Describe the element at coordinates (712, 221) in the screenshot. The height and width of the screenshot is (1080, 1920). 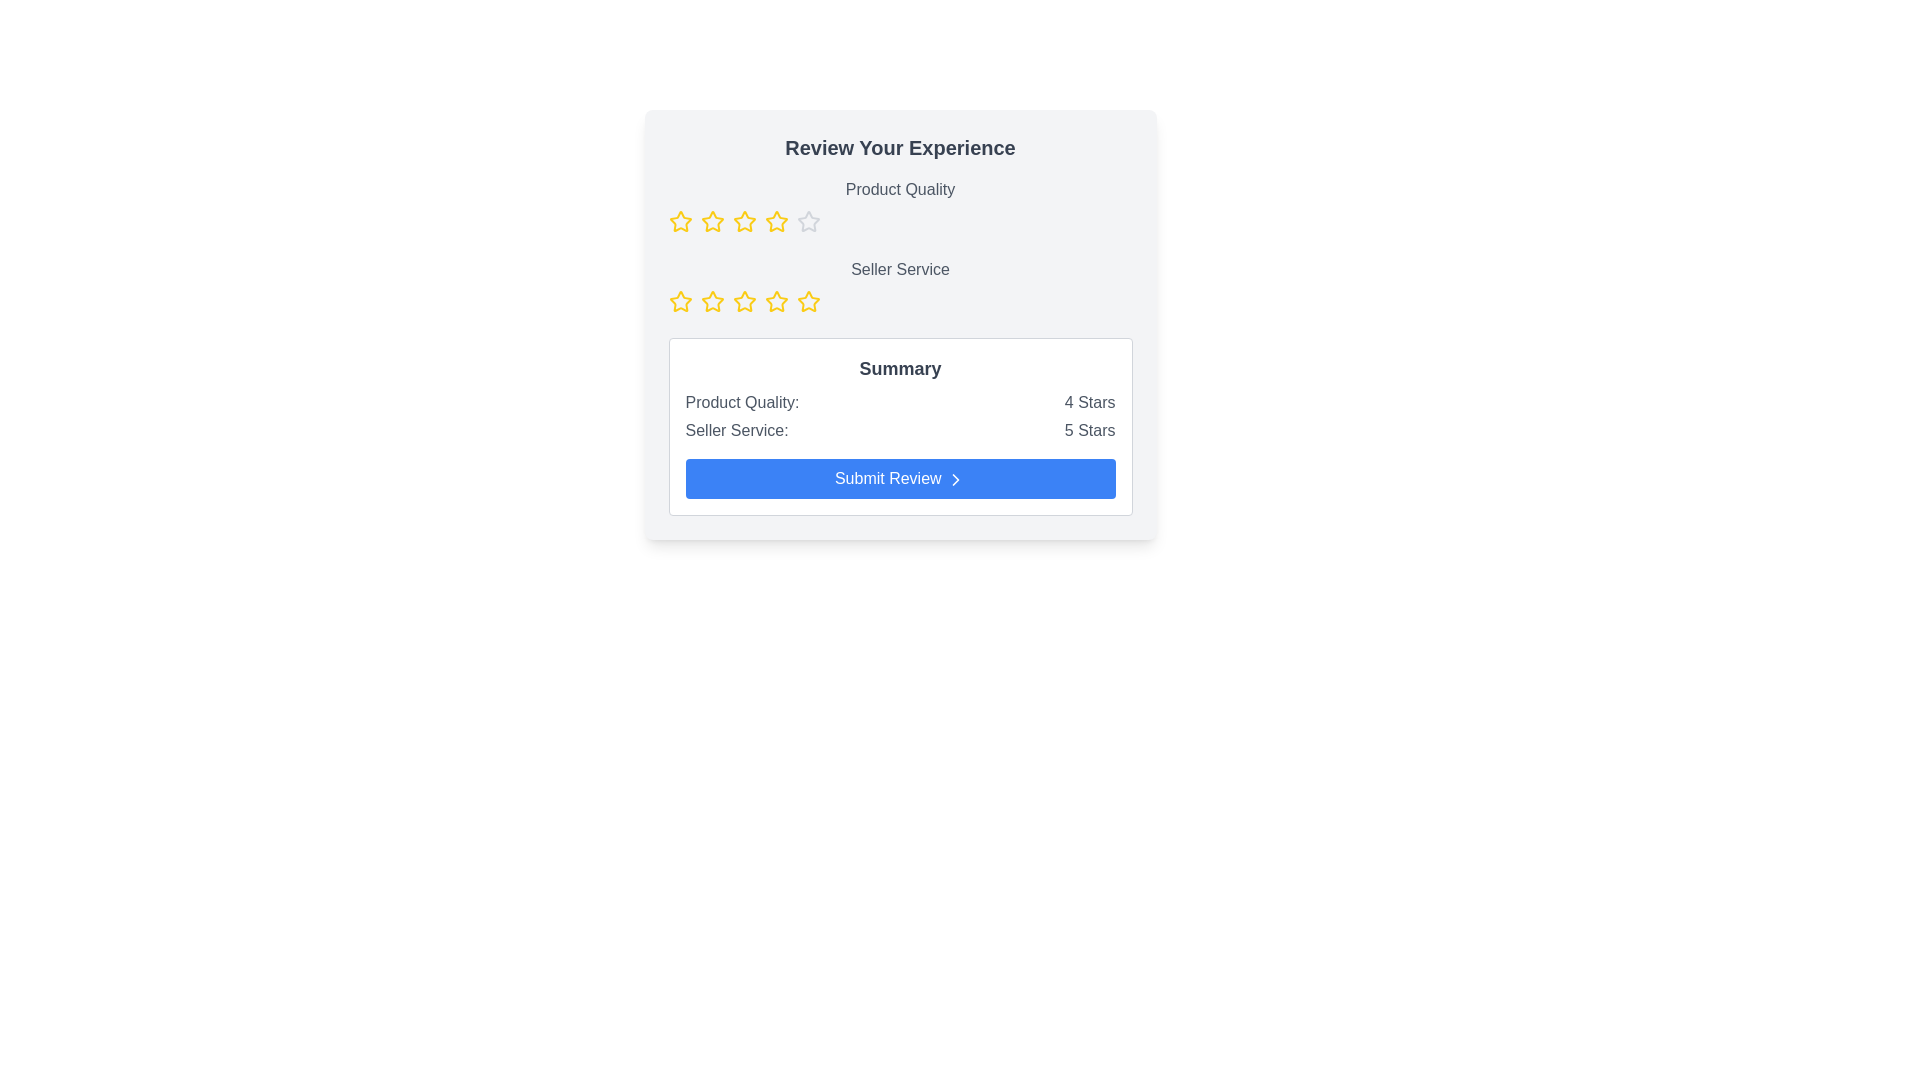
I see `the second star` at that location.